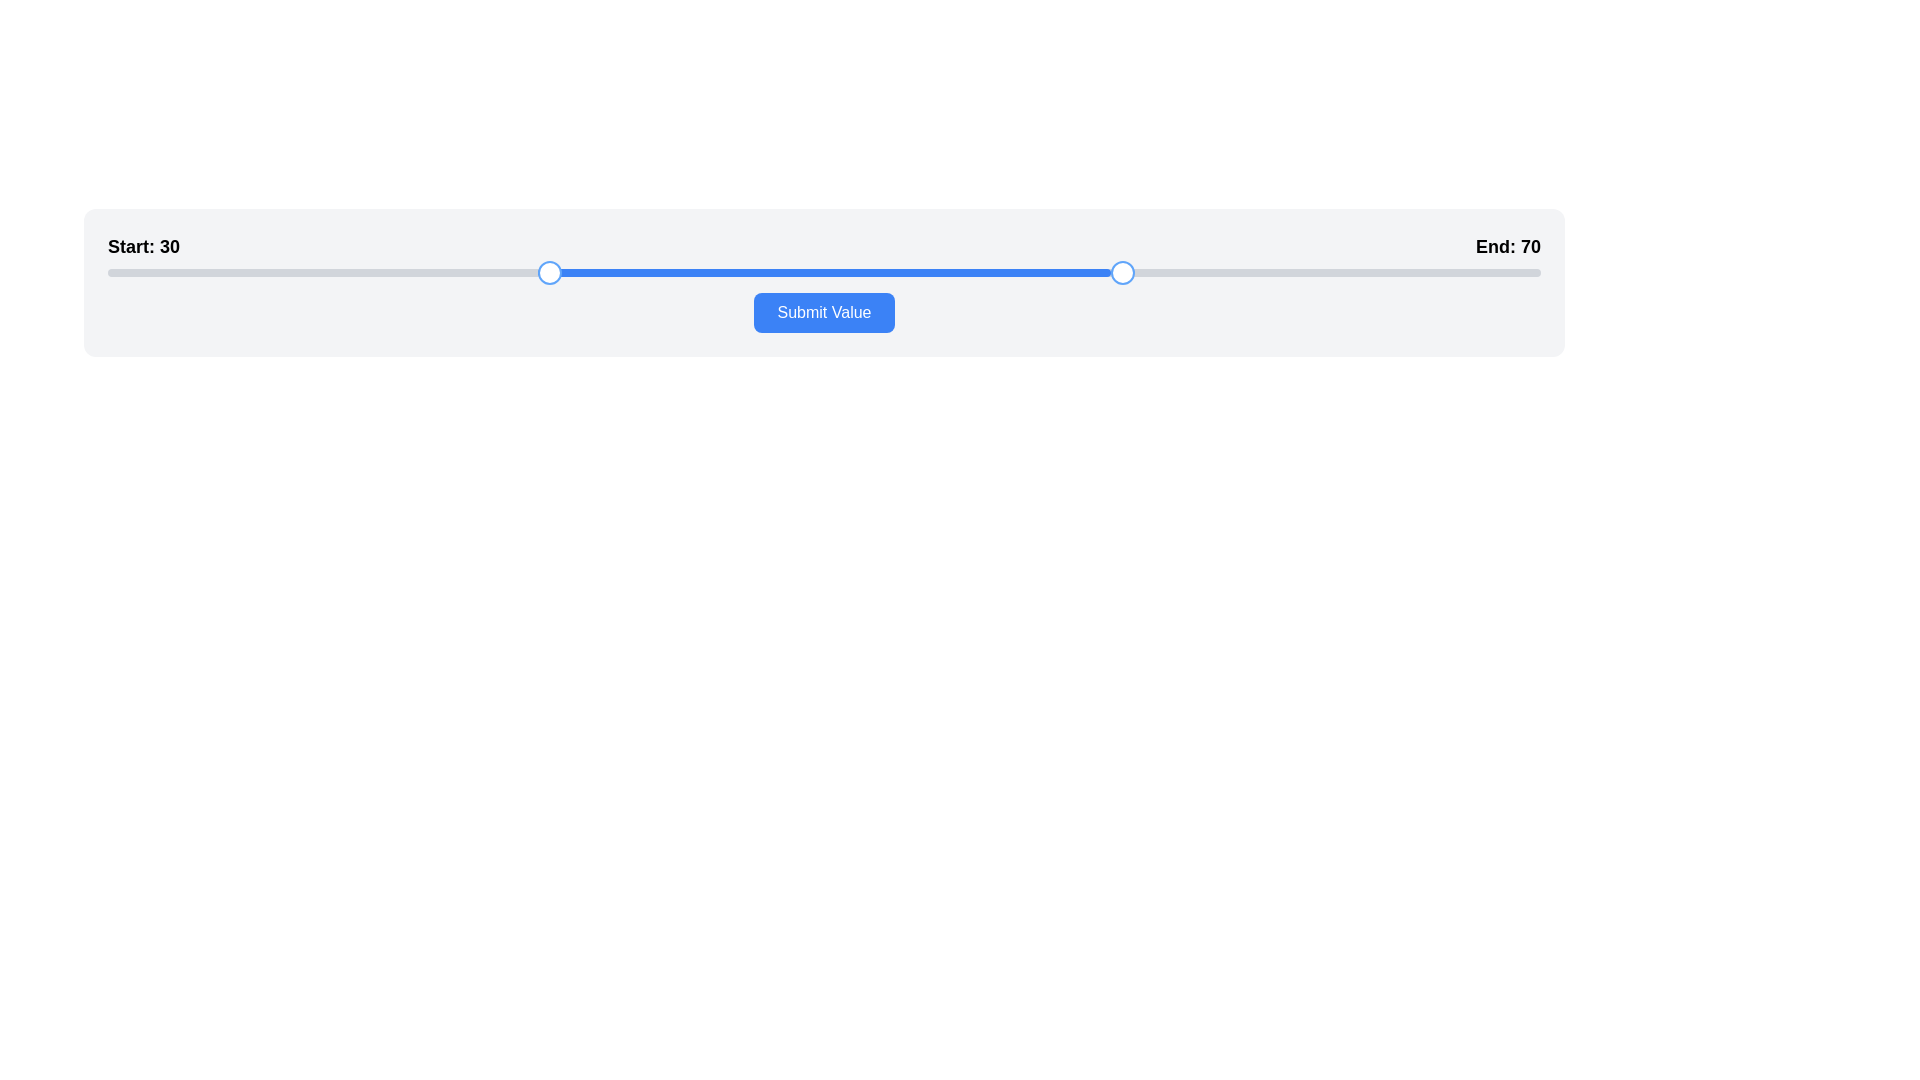 The image size is (1920, 1080). What do you see at coordinates (374, 273) in the screenshot?
I see `the slider thumb` at bounding box center [374, 273].